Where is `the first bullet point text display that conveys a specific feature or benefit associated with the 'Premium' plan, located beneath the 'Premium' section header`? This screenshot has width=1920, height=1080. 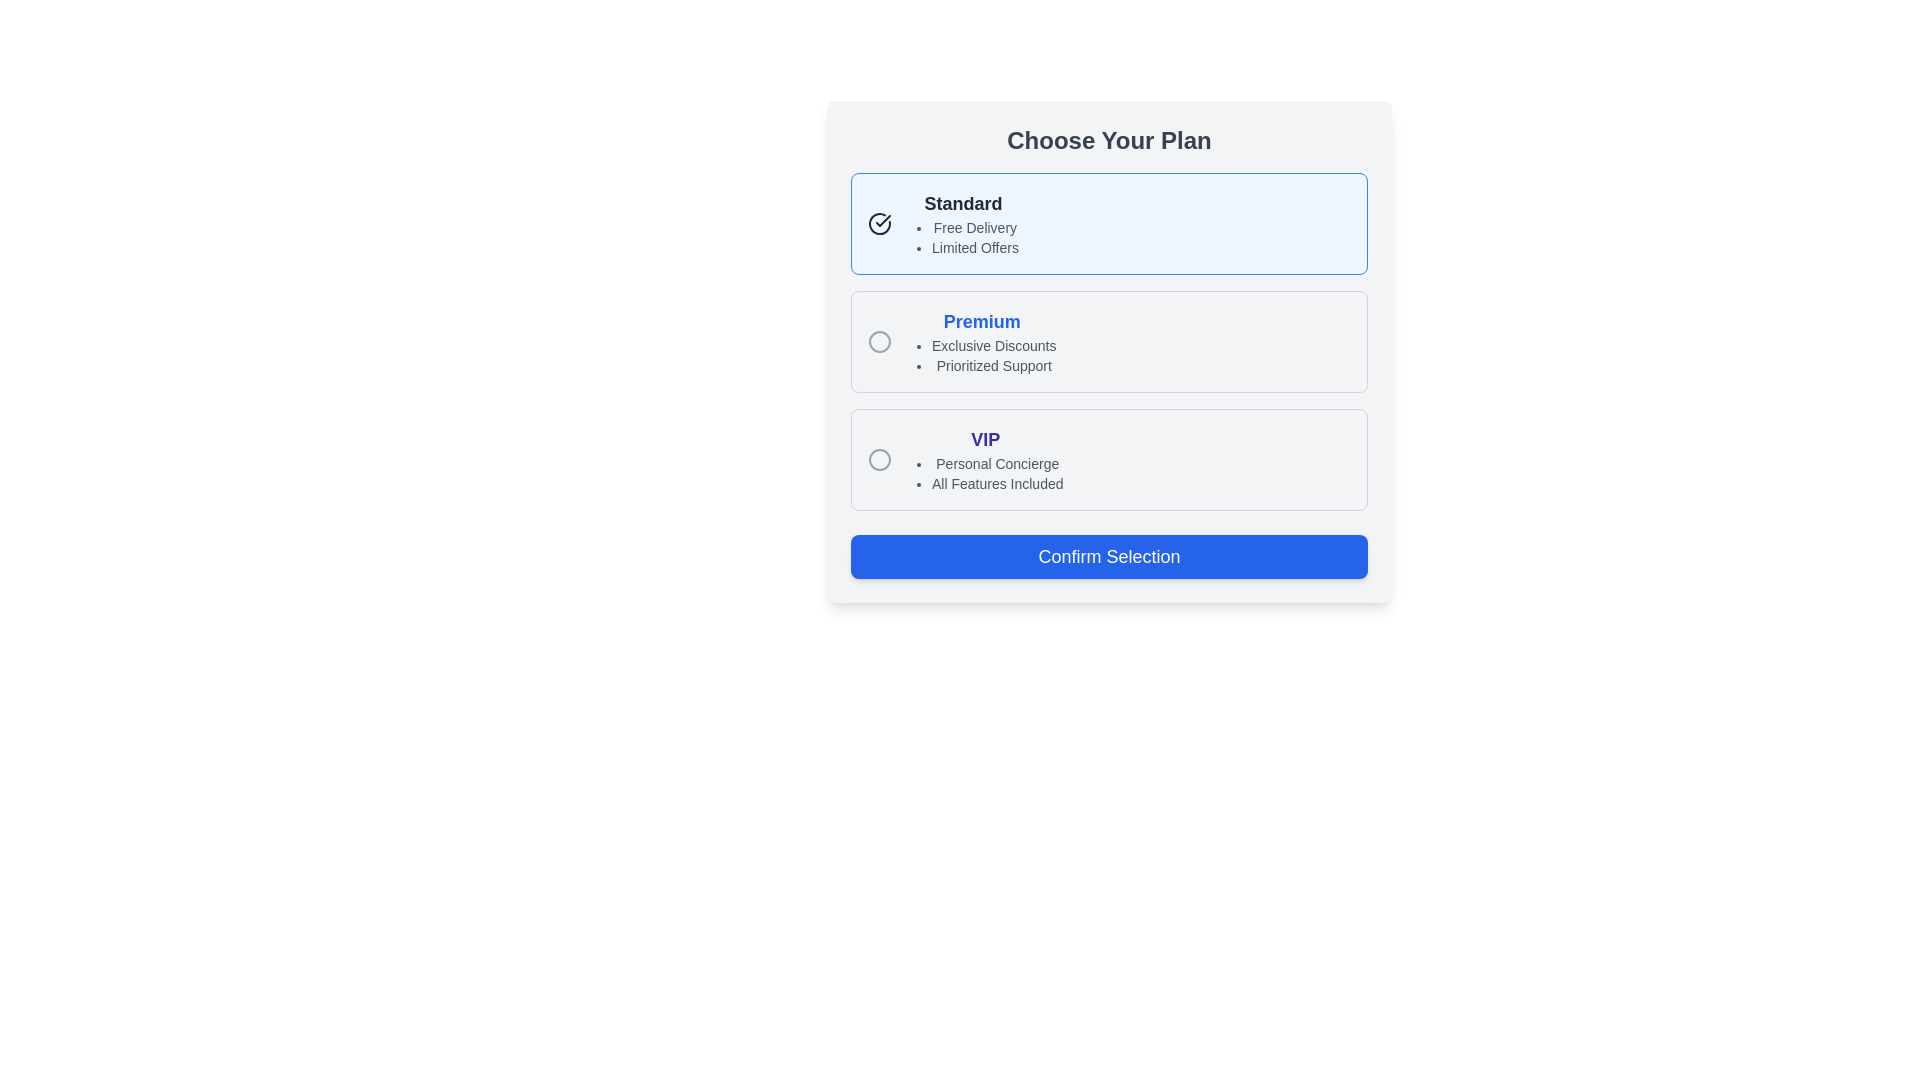 the first bullet point text display that conveys a specific feature or benefit associated with the 'Premium' plan, located beneath the 'Premium' section header is located at coordinates (994, 345).